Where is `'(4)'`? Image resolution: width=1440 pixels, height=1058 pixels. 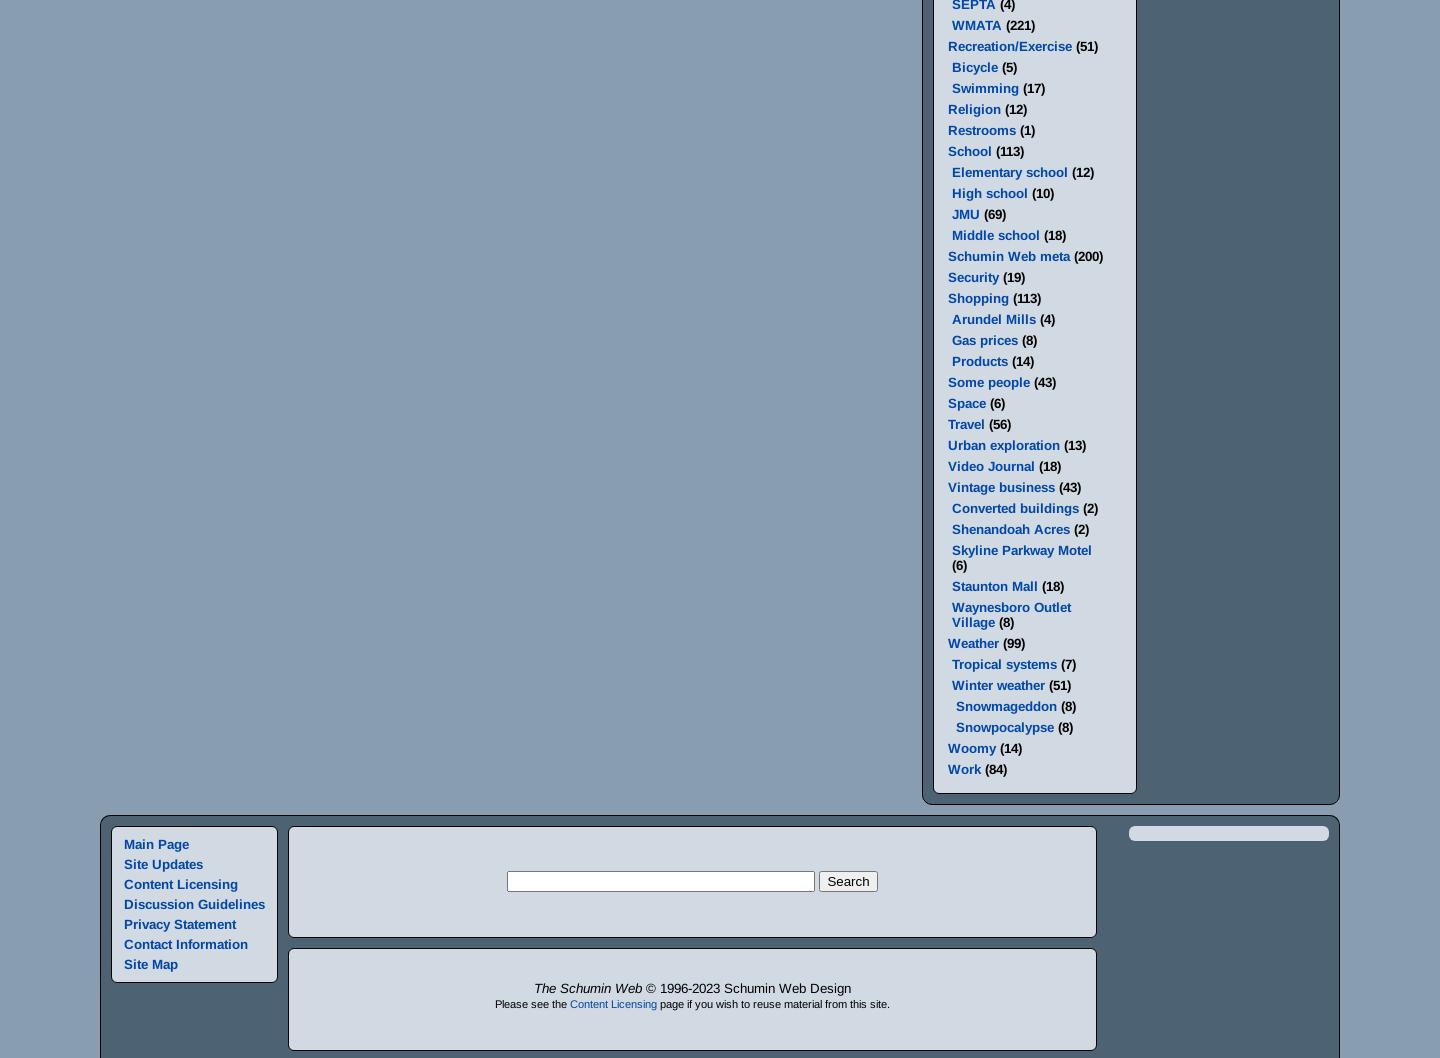 '(4)' is located at coordinates (1045, 318).